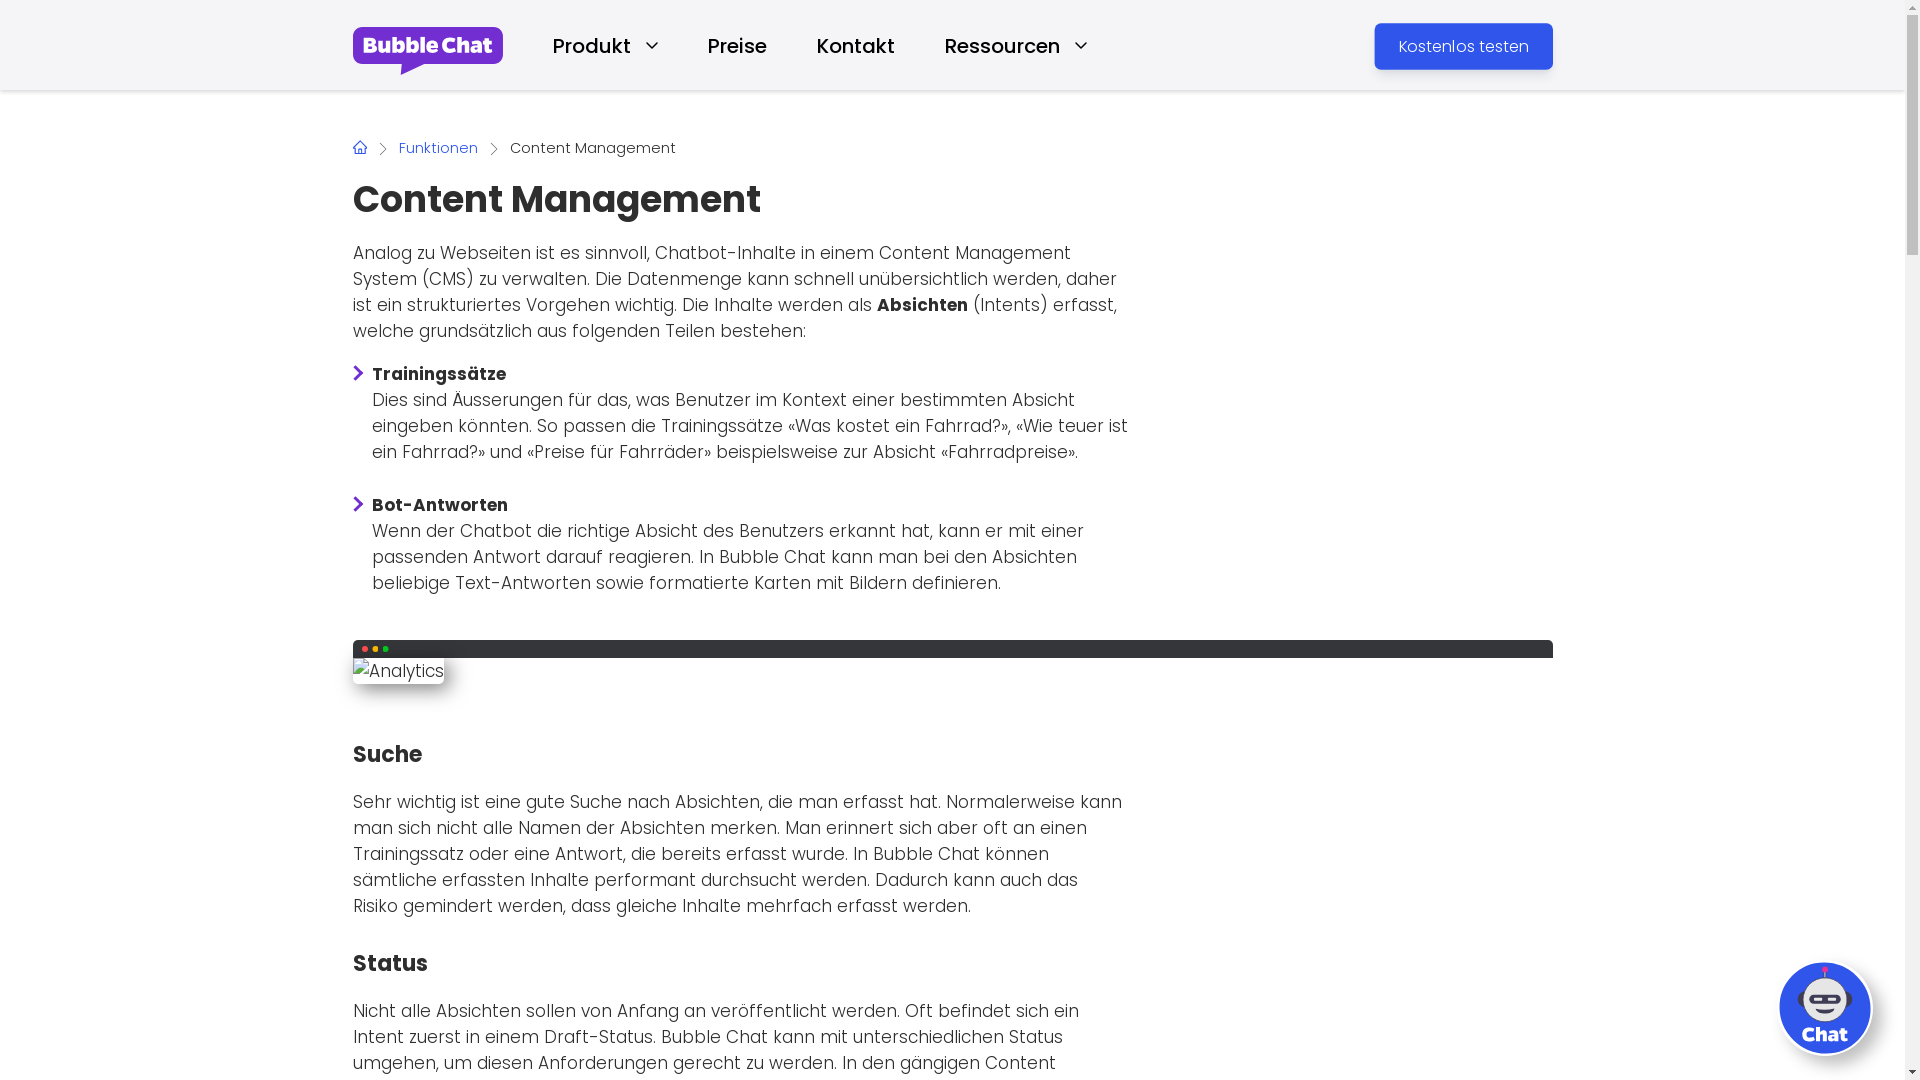 The height and width of the screenshot is (1080, 1920). What do you see at coordinates (437, 147) in the screenshot?
I see `'Funktionen'` at bounding box center [437, 147].